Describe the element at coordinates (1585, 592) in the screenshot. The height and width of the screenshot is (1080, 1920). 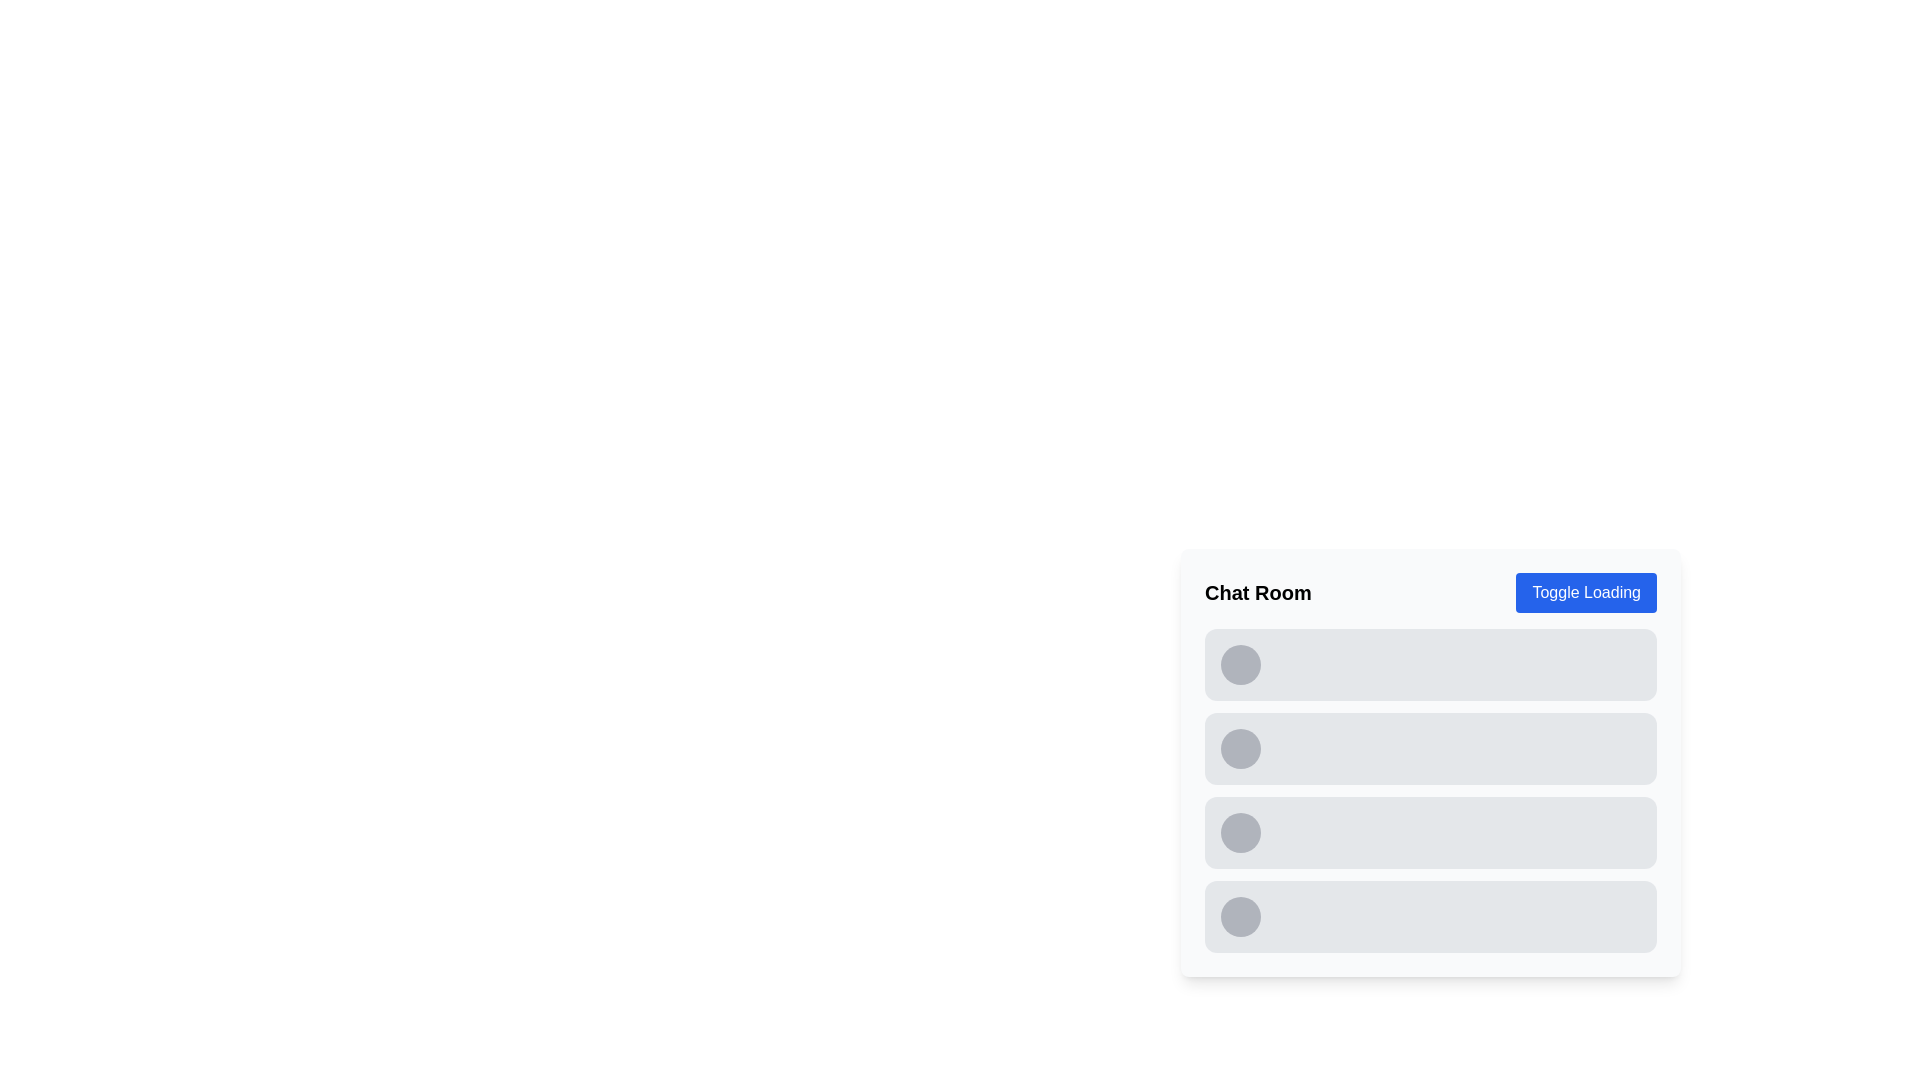
I see `the rectangular button with a blue background and white text labeled 'Toggle Loading'` at that location.